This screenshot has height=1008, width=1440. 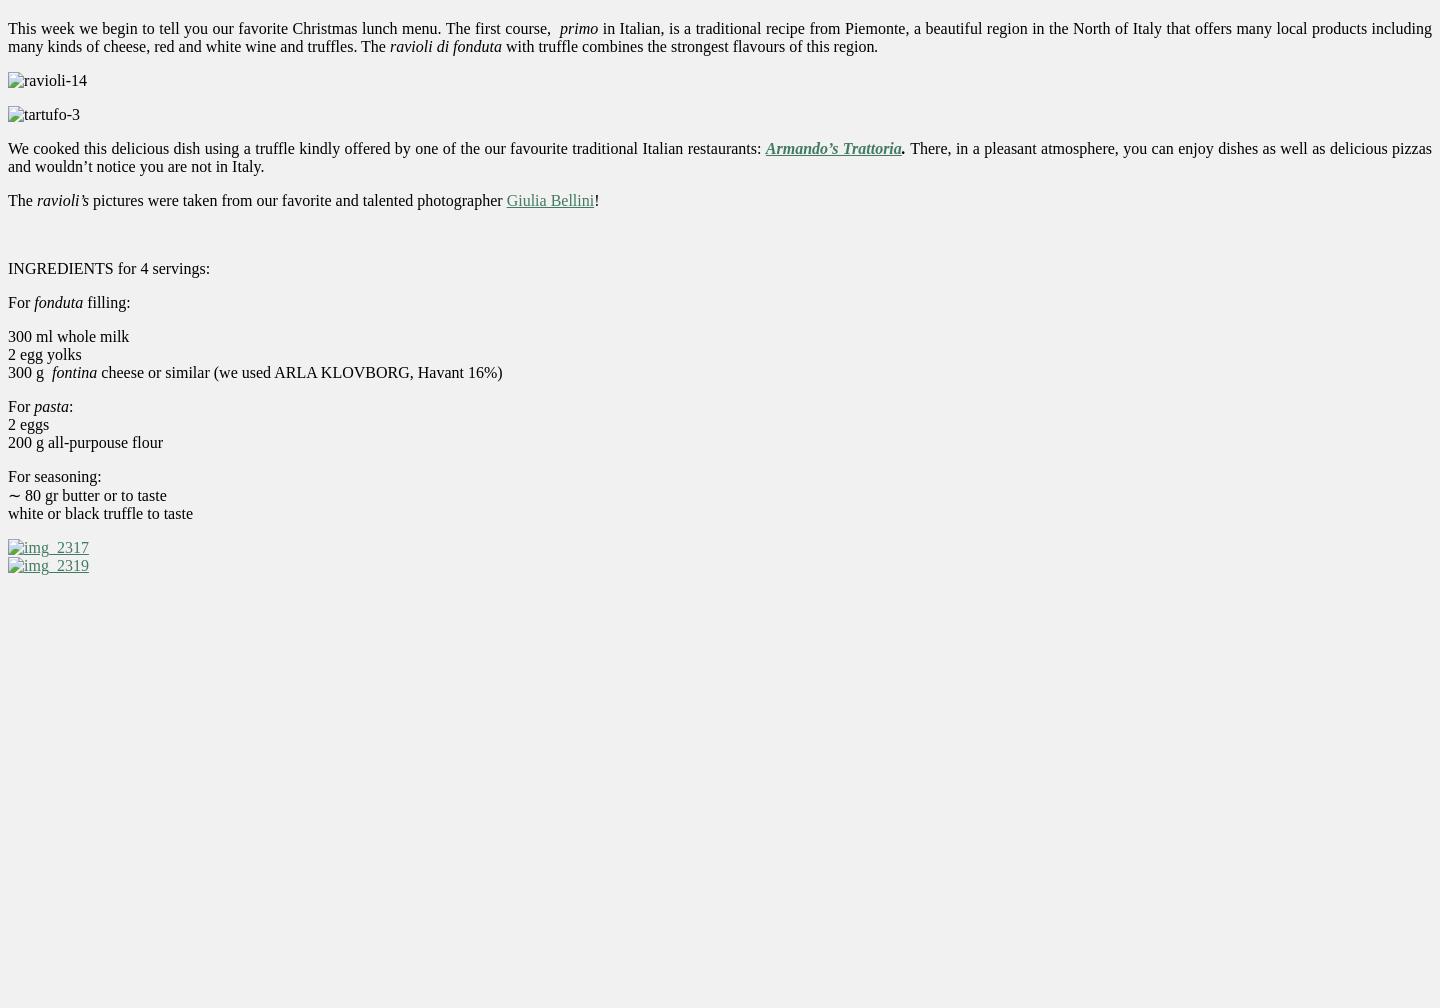 I want to click on 'INGREDIENTS for 4 servings:', so click(x=7, y=267).